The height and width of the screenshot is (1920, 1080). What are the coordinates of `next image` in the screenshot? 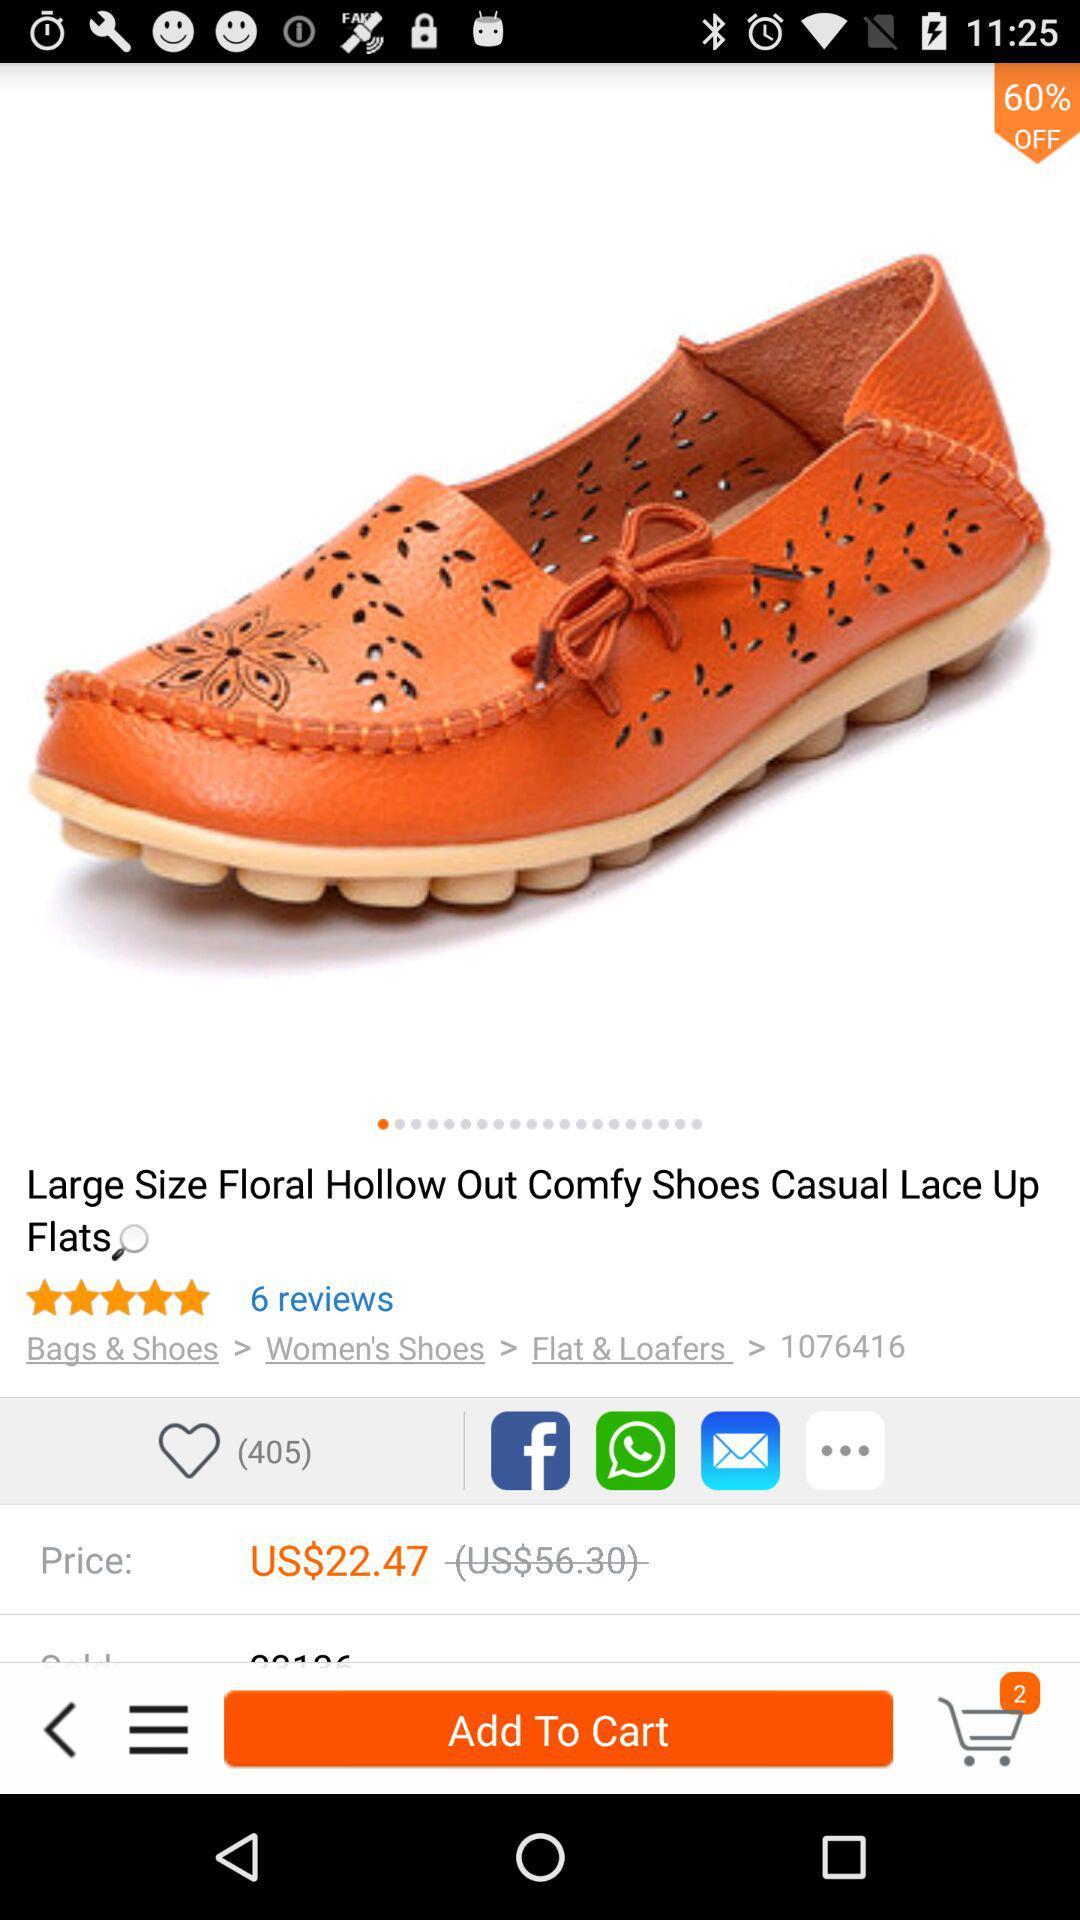 It's located at (383, 1124).